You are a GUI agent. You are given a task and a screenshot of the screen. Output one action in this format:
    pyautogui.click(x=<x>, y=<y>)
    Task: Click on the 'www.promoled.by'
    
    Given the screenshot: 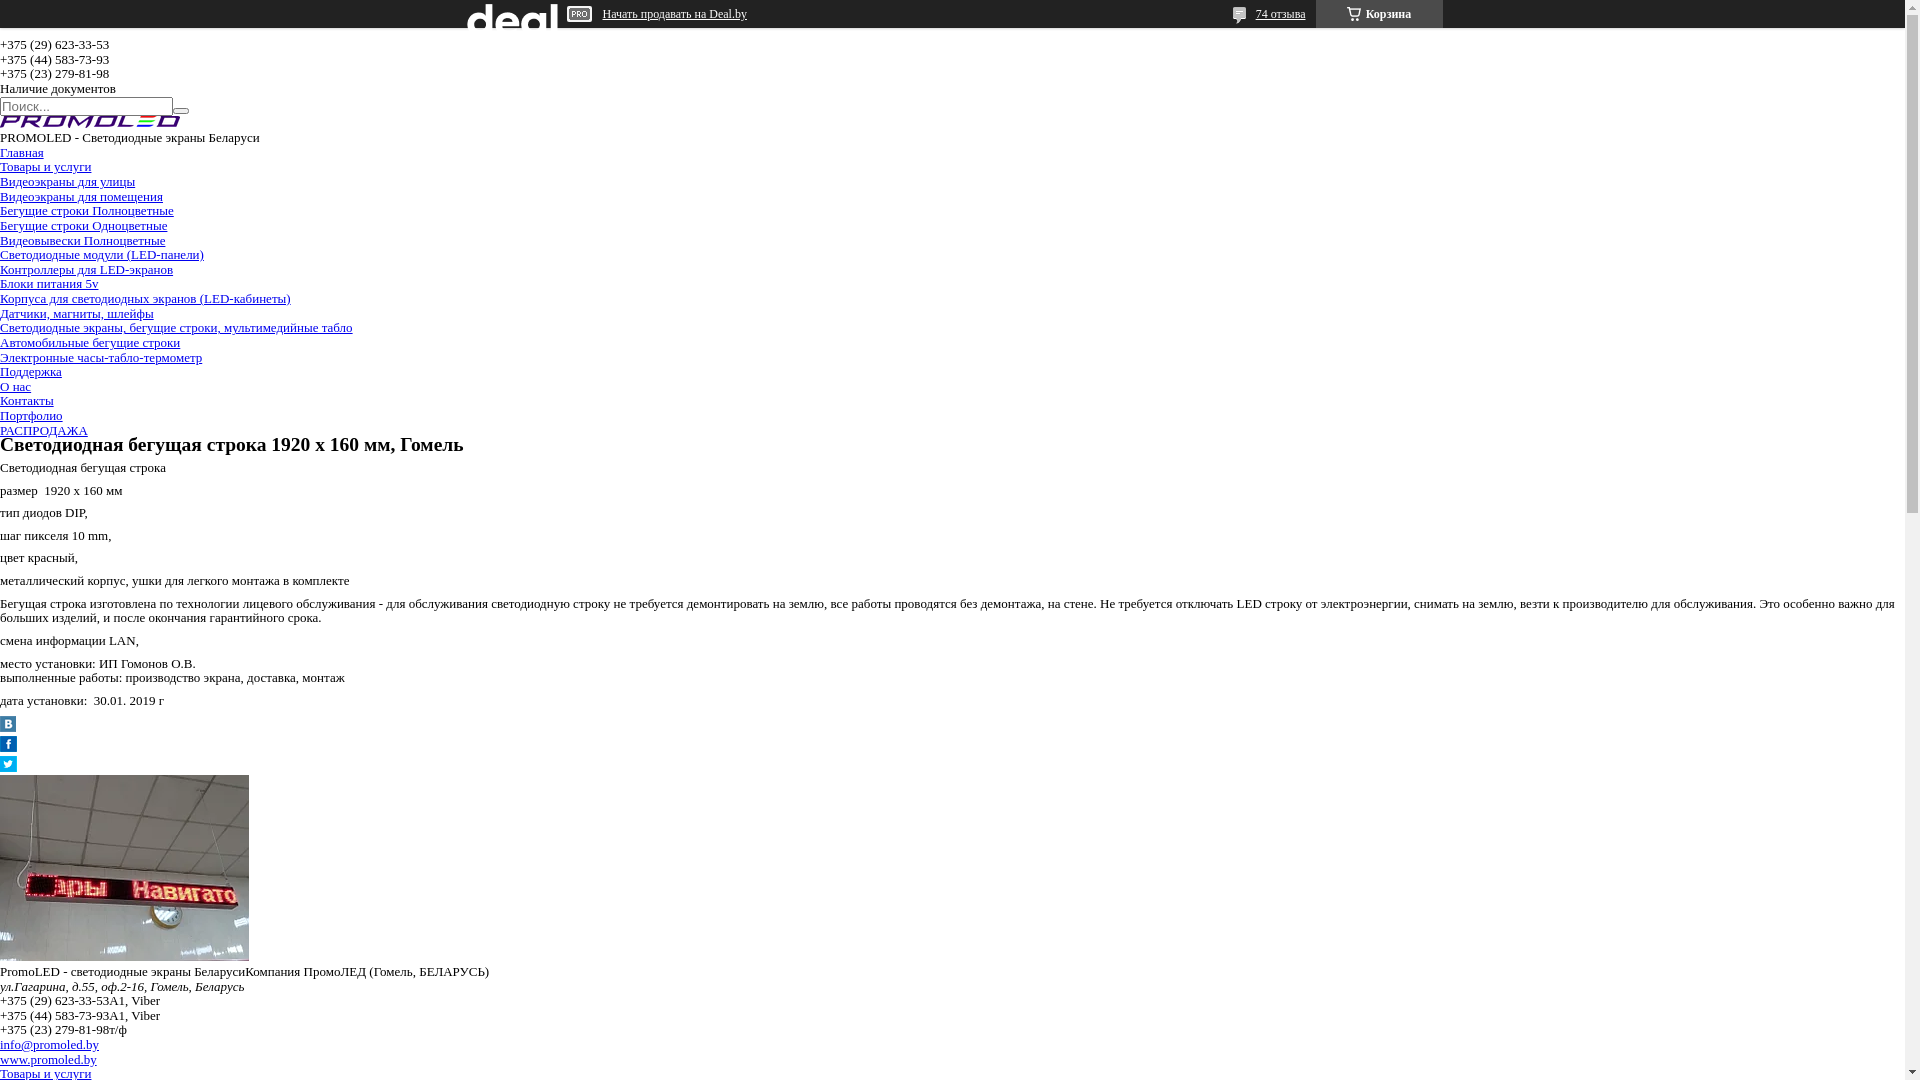 What is the action you would take?
    pyautogui.click(x=48, y=1058)
    